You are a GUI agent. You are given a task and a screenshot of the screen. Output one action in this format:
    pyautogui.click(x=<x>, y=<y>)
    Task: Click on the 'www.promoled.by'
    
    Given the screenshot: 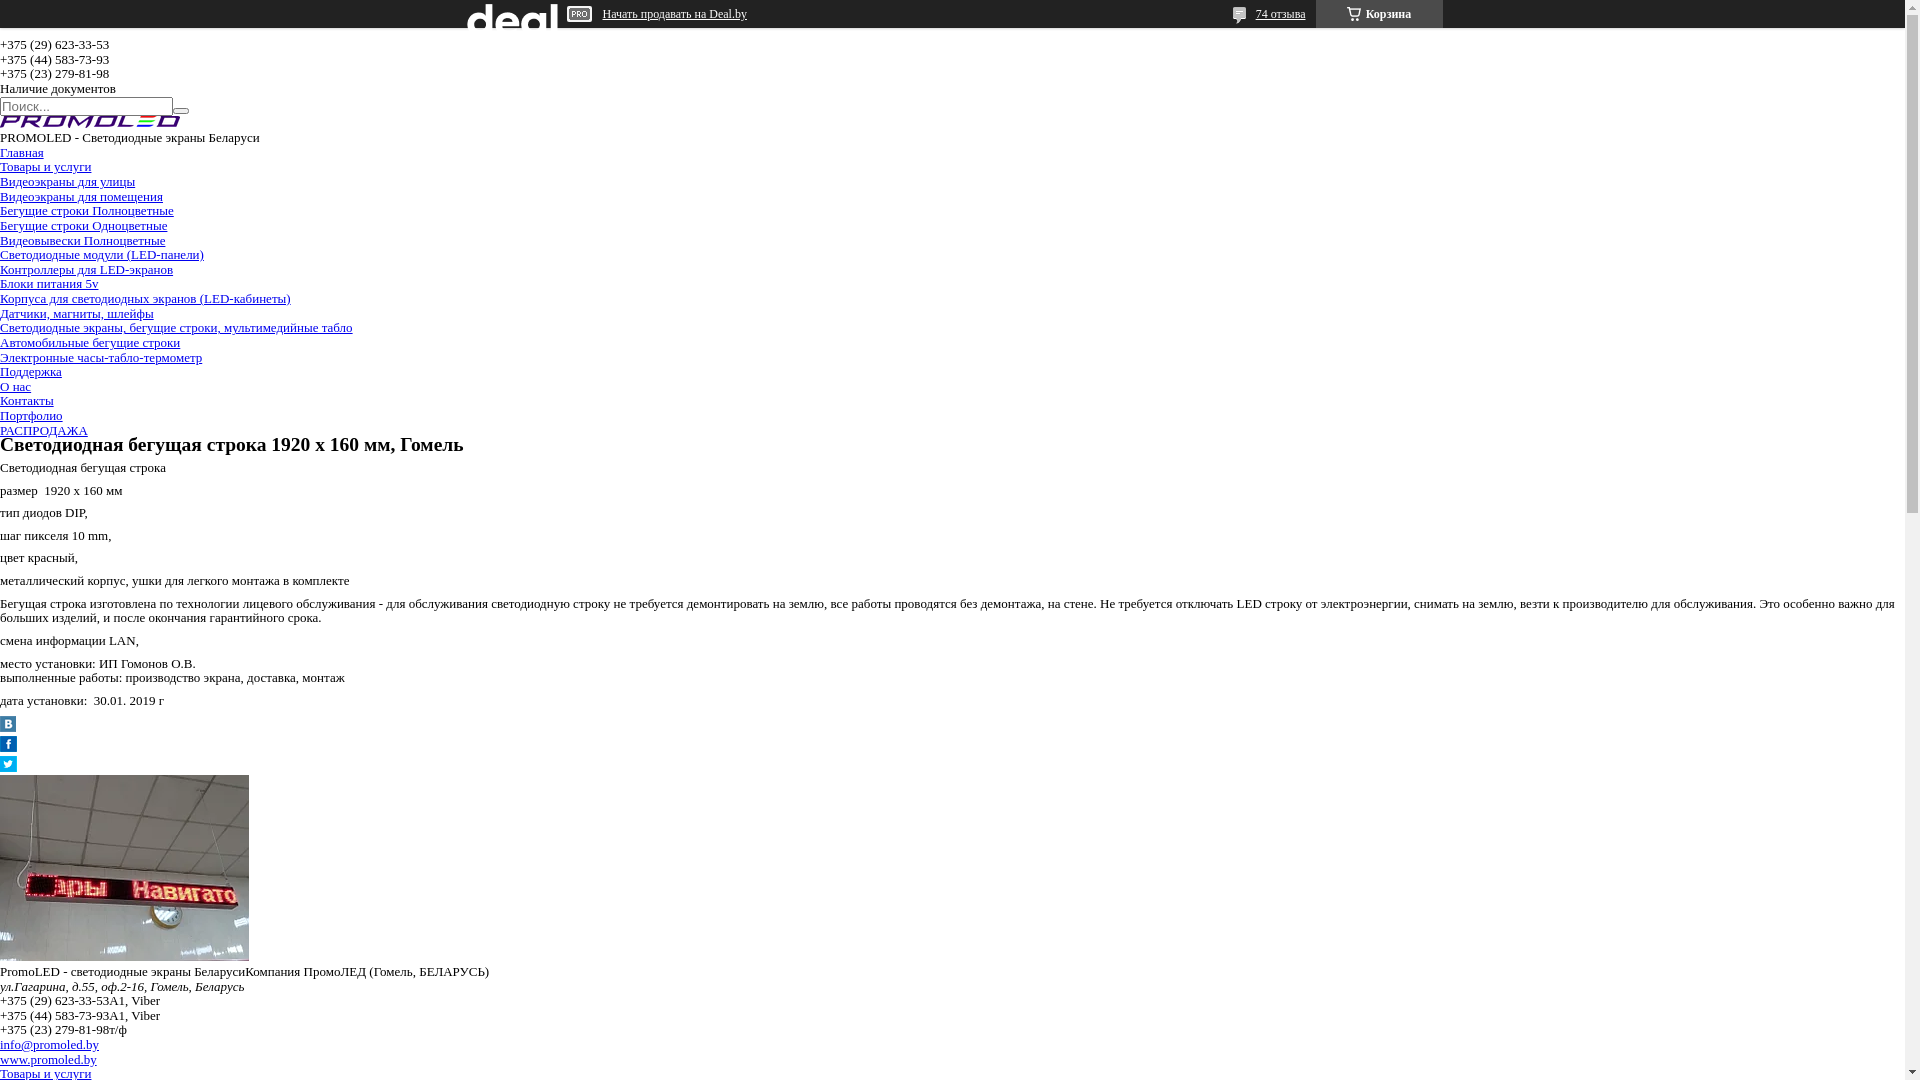 What is the action you would take?
    pyautogui.click(x=48, y=1058)
    